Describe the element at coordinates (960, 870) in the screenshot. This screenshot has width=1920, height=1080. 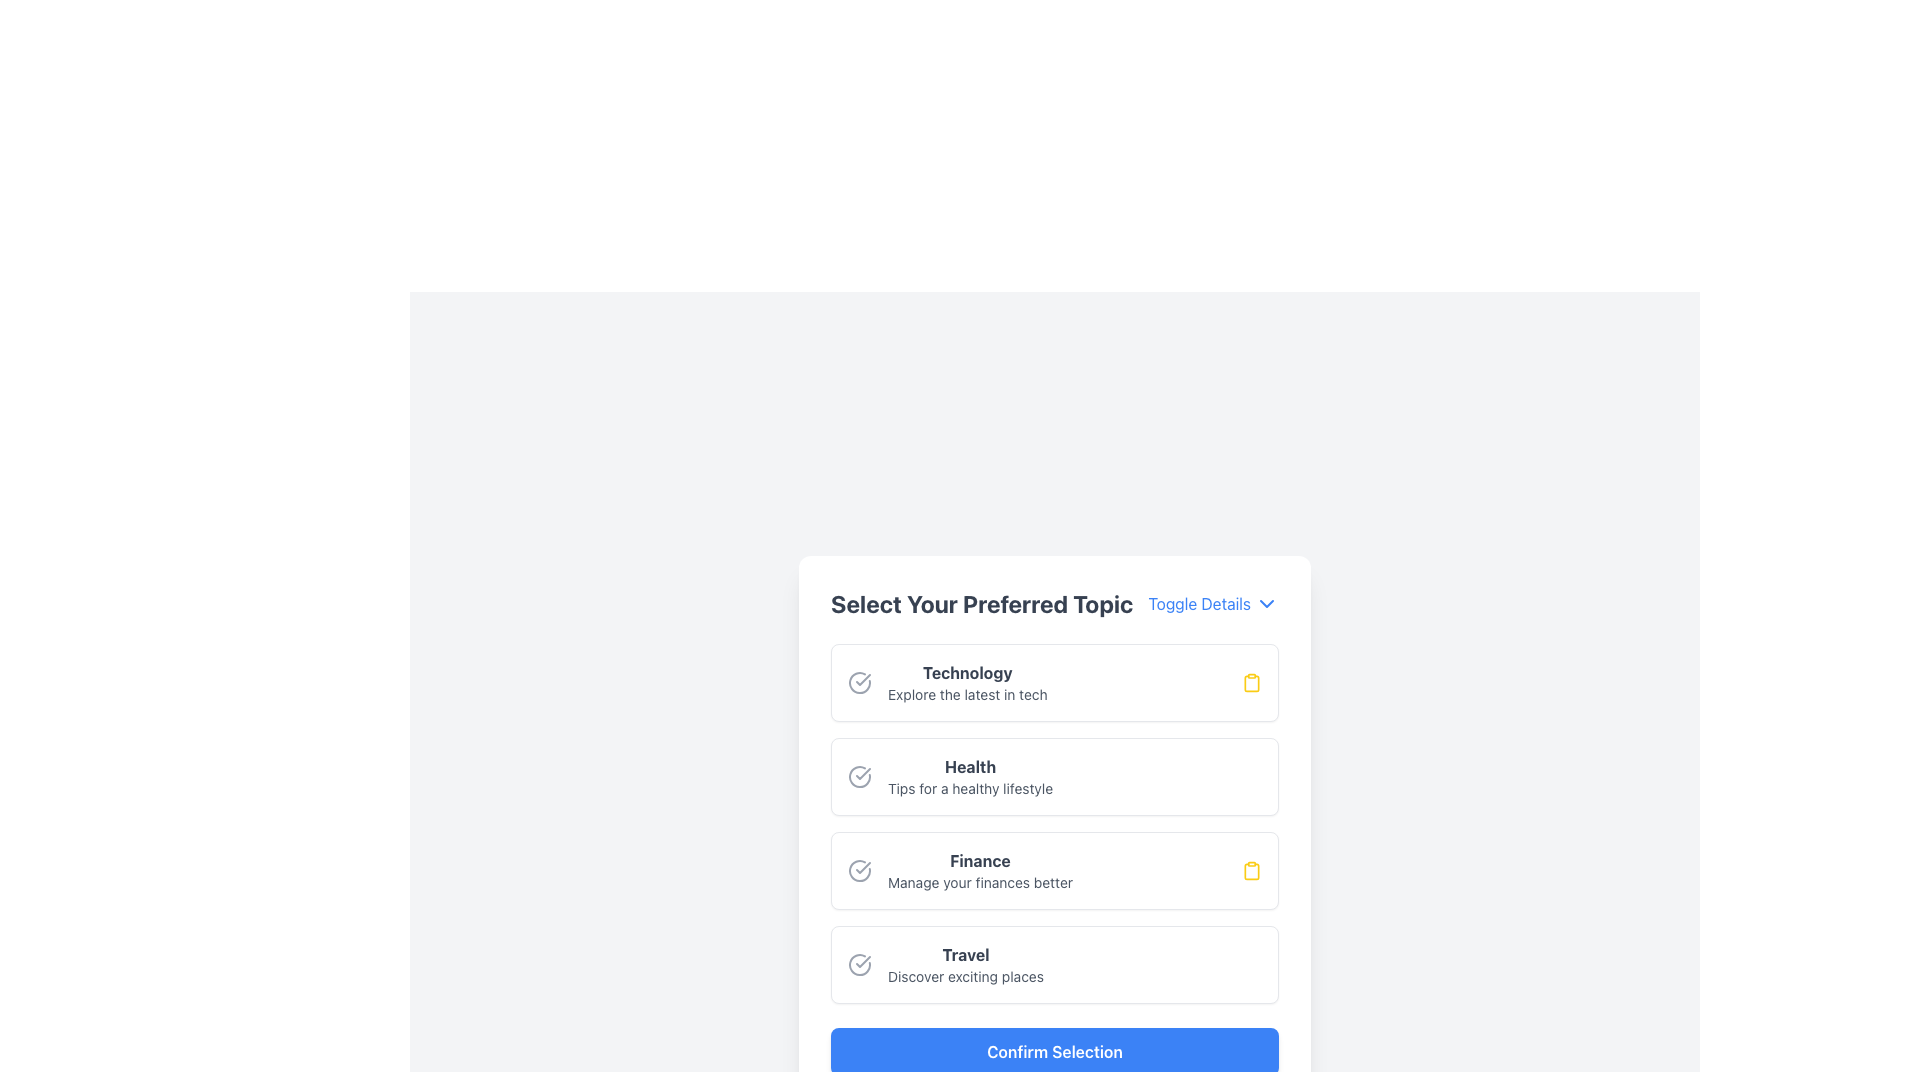
I see `the selectable list item labeled 'Finance'` at that location.